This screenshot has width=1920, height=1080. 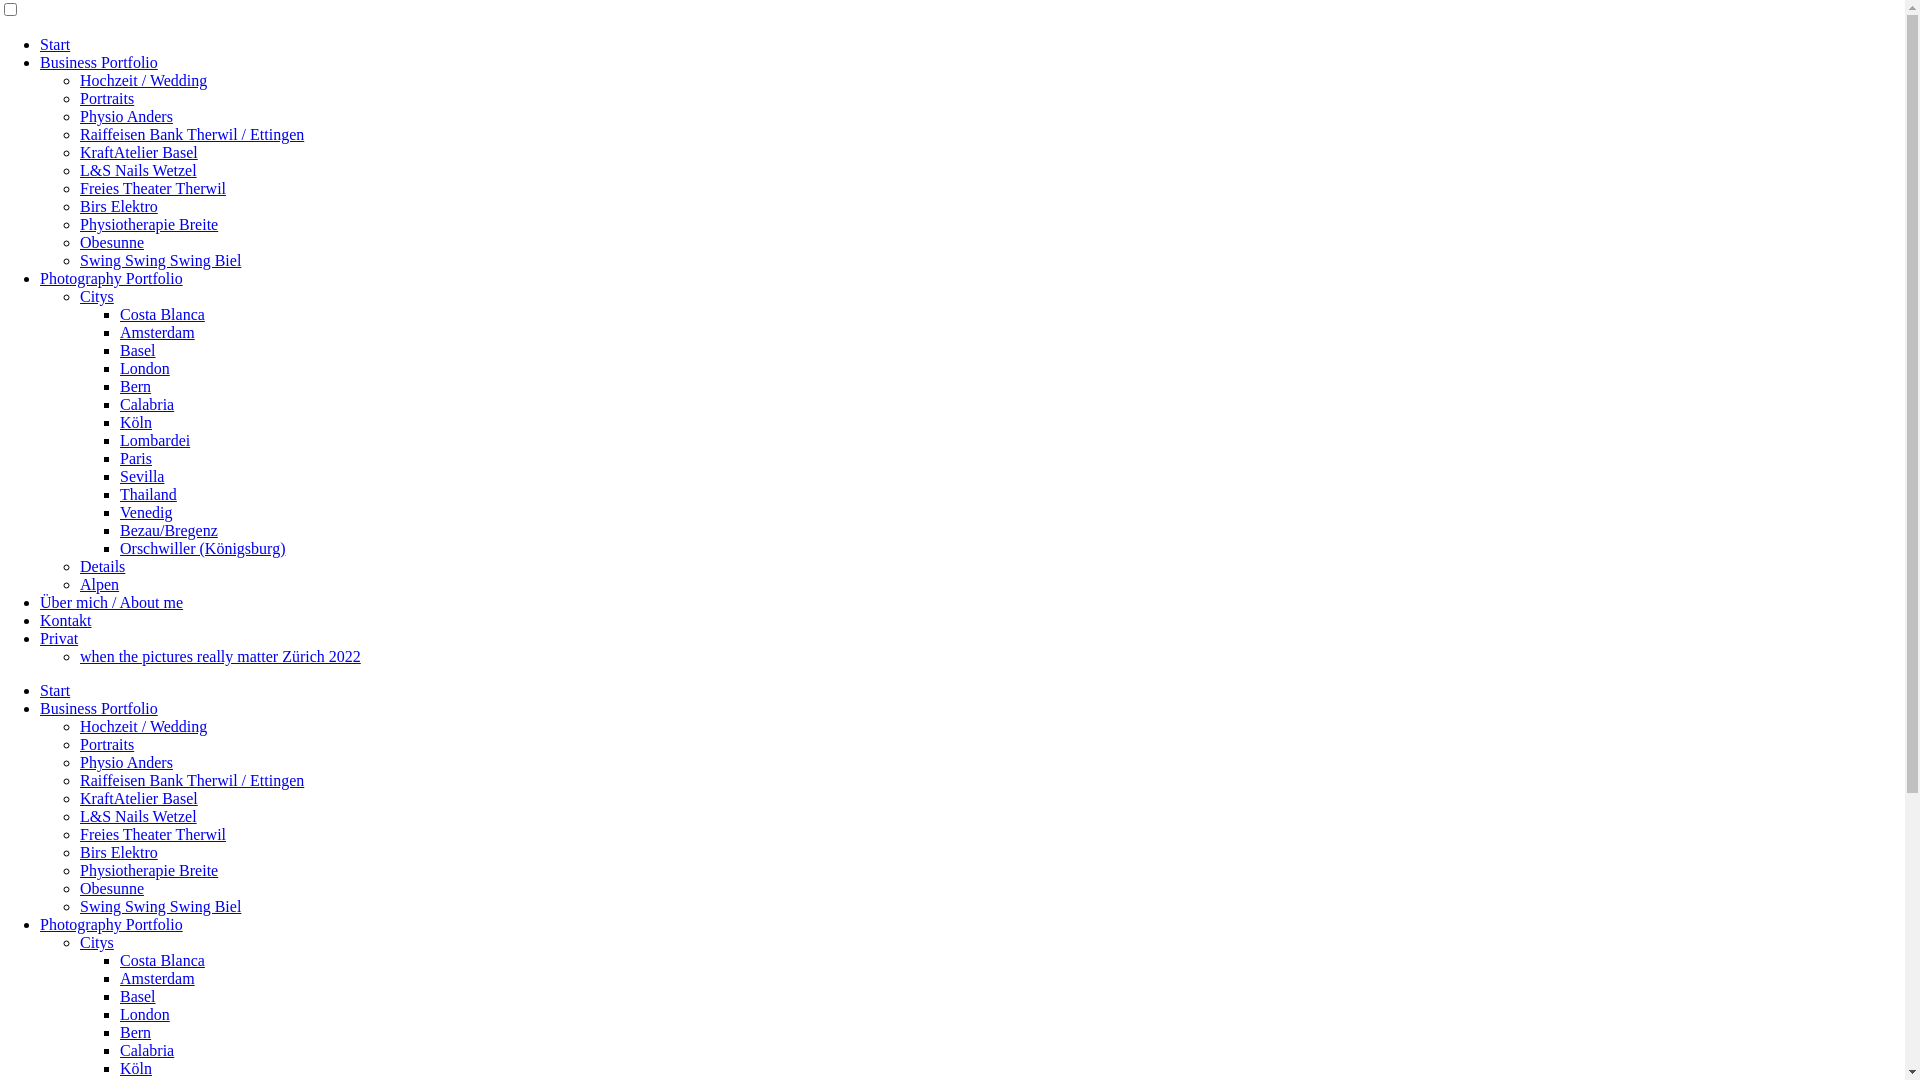 What do you see at coordinates (144, 511) in the screenshot?
I see `'Venedig'` at bounding box center [144, 511].